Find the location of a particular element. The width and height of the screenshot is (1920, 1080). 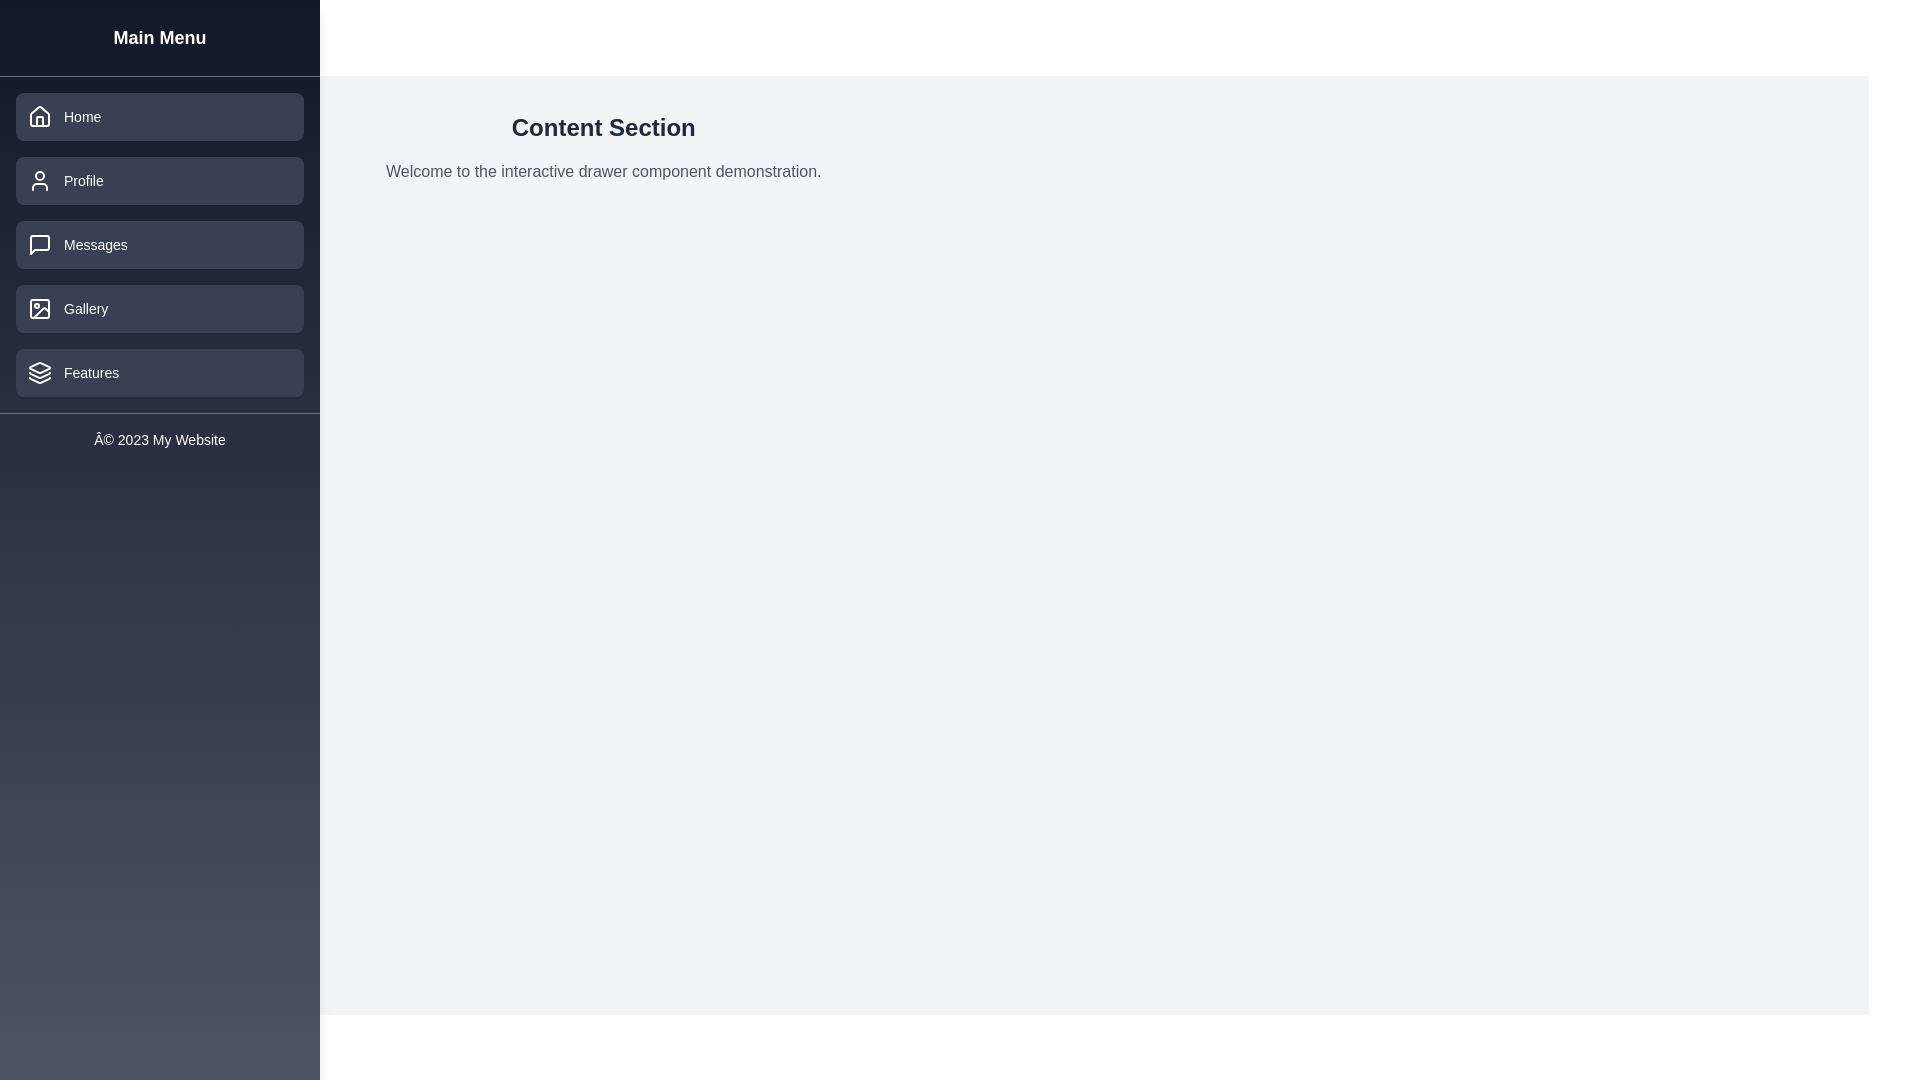

small vector icon in the shape of an 'X' located within the navigation menu near the 'Home' option by clicking on it is located at coordinates (62, 108).